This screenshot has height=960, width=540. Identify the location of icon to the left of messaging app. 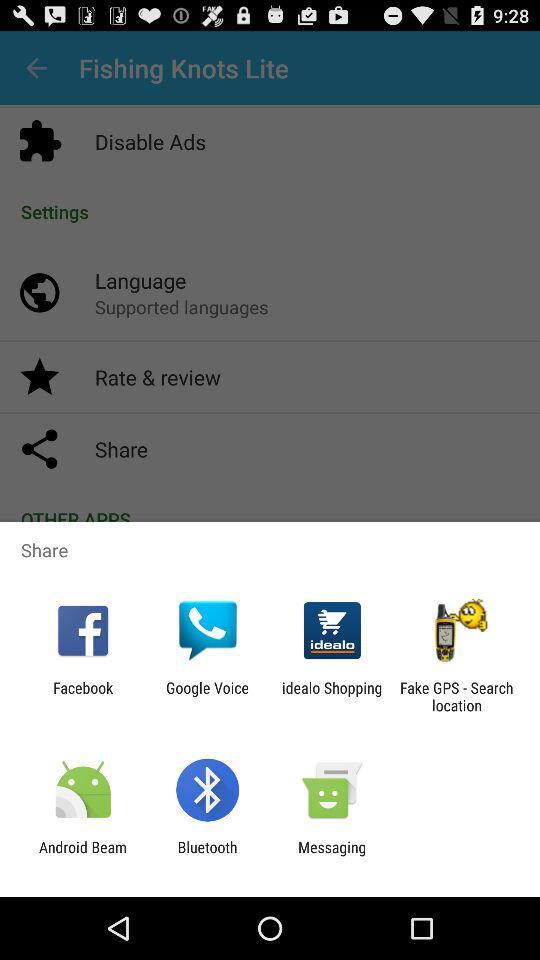
(206, 855).